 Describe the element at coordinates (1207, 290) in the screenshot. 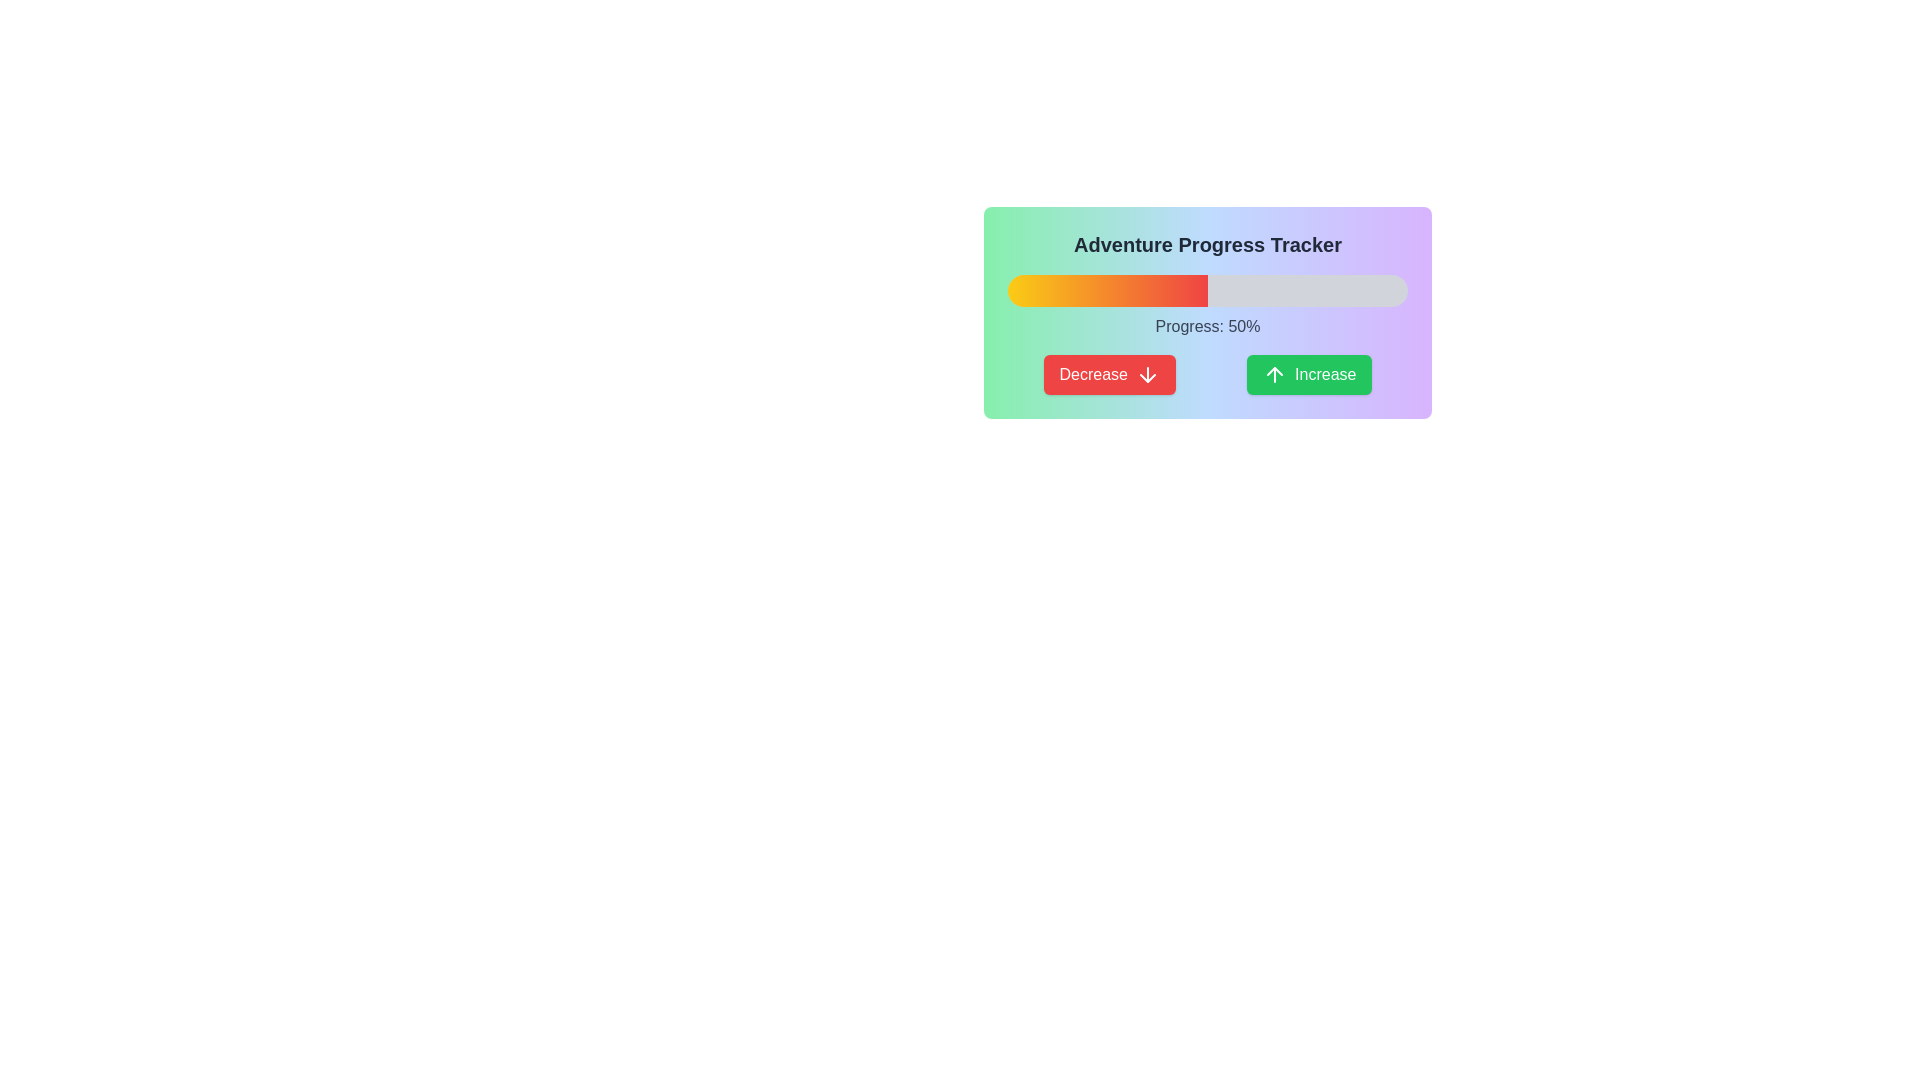

I see `the progress bar indicating 50% completion, situated below 'Adventure Progress Tracker' and above 'Progress: 50%'` at that location.